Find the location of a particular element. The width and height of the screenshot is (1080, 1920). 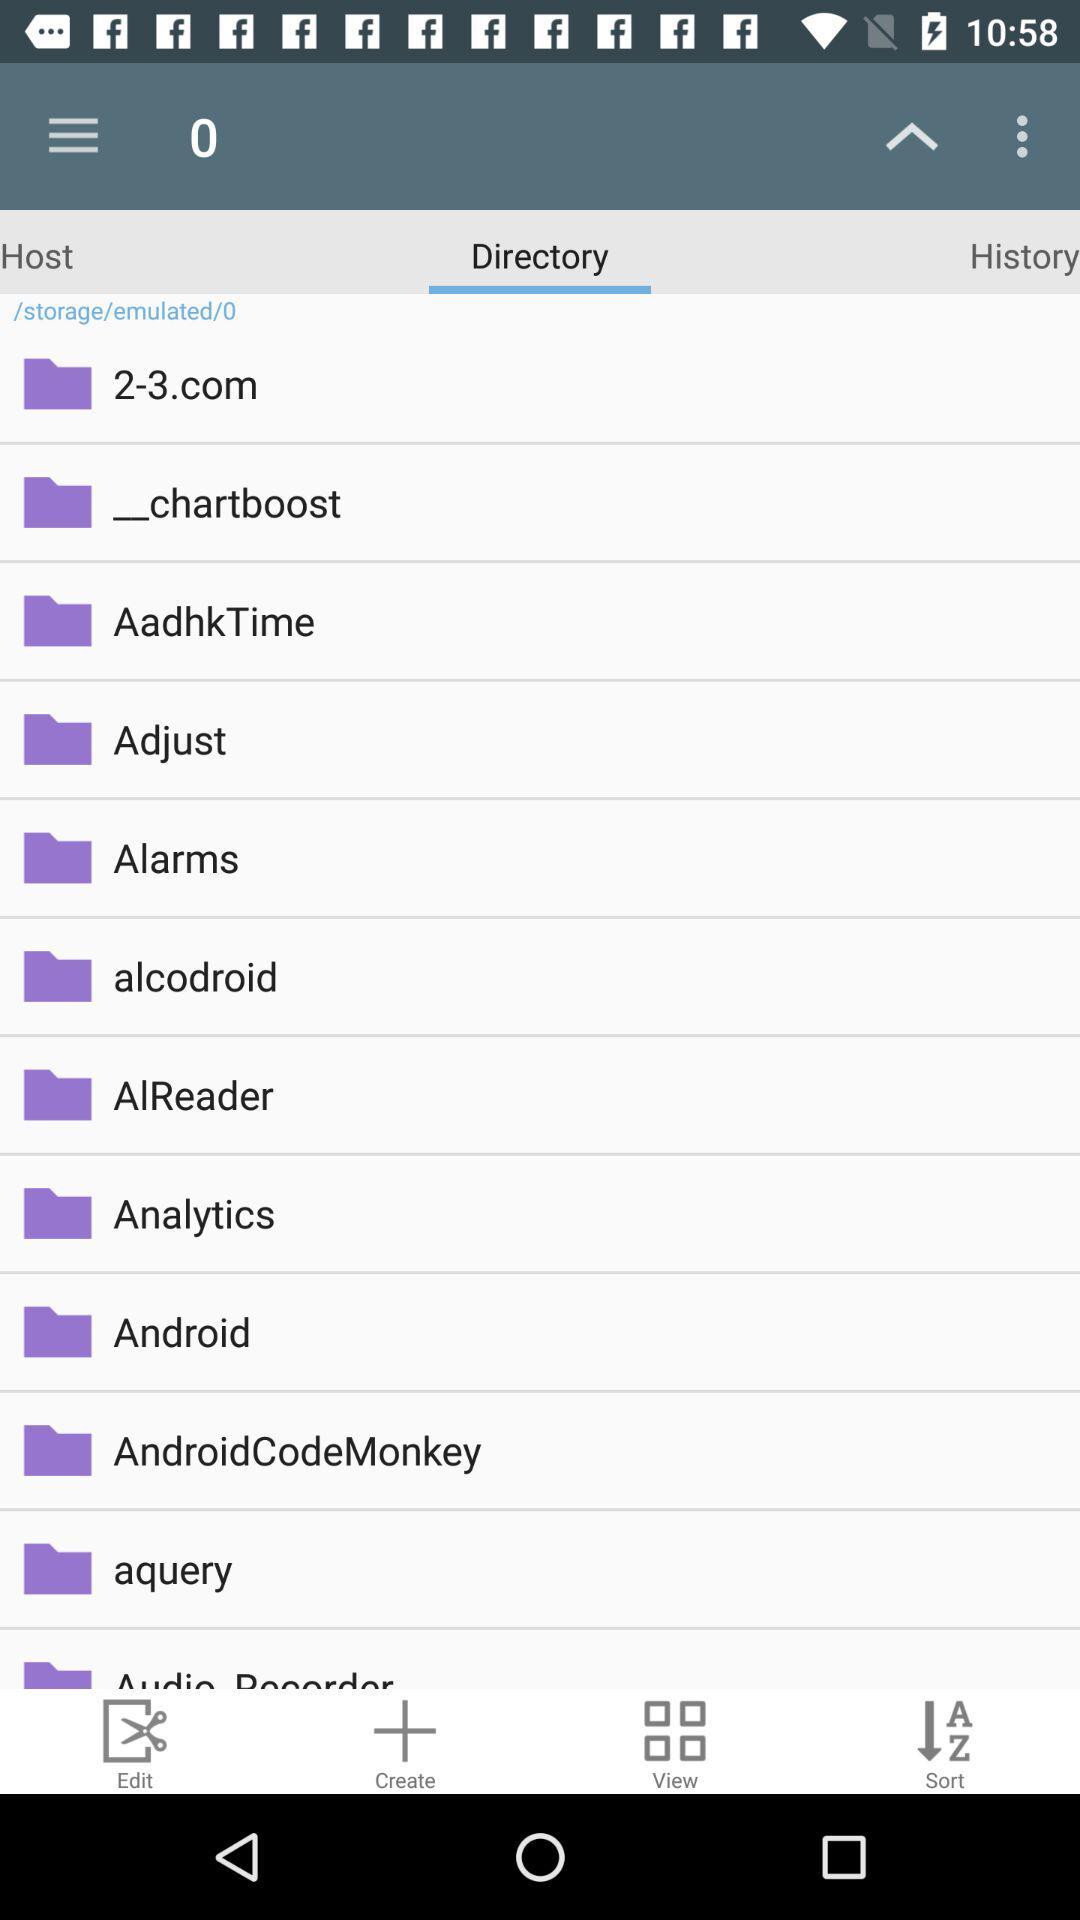

option is located at coordinates (405, 1740).